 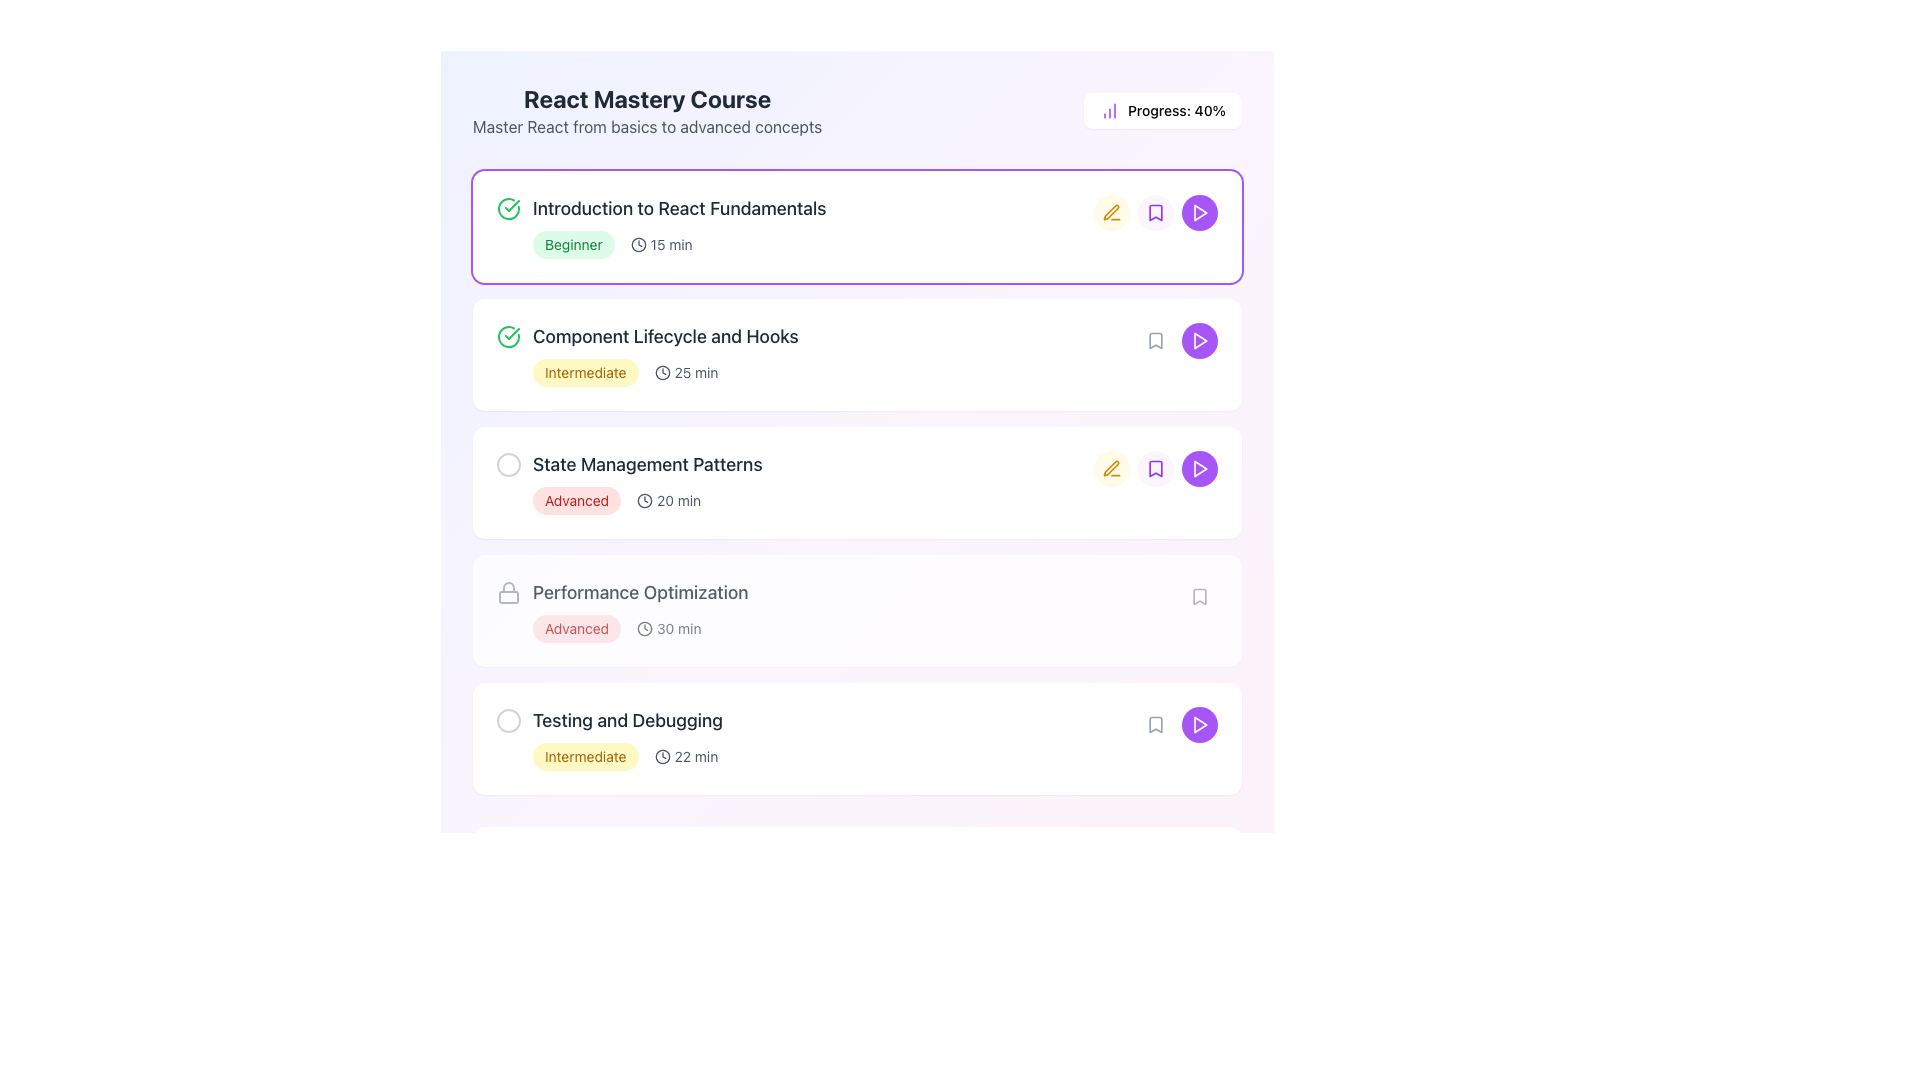 What do you see at coordinates (661, 244) in the screenshot?
I see `the estimated time indicator text located within the 'Introduction to React Fundamentals' card, positioned to the right of the 'Beginner' pill` at bounding box center [661, 244].